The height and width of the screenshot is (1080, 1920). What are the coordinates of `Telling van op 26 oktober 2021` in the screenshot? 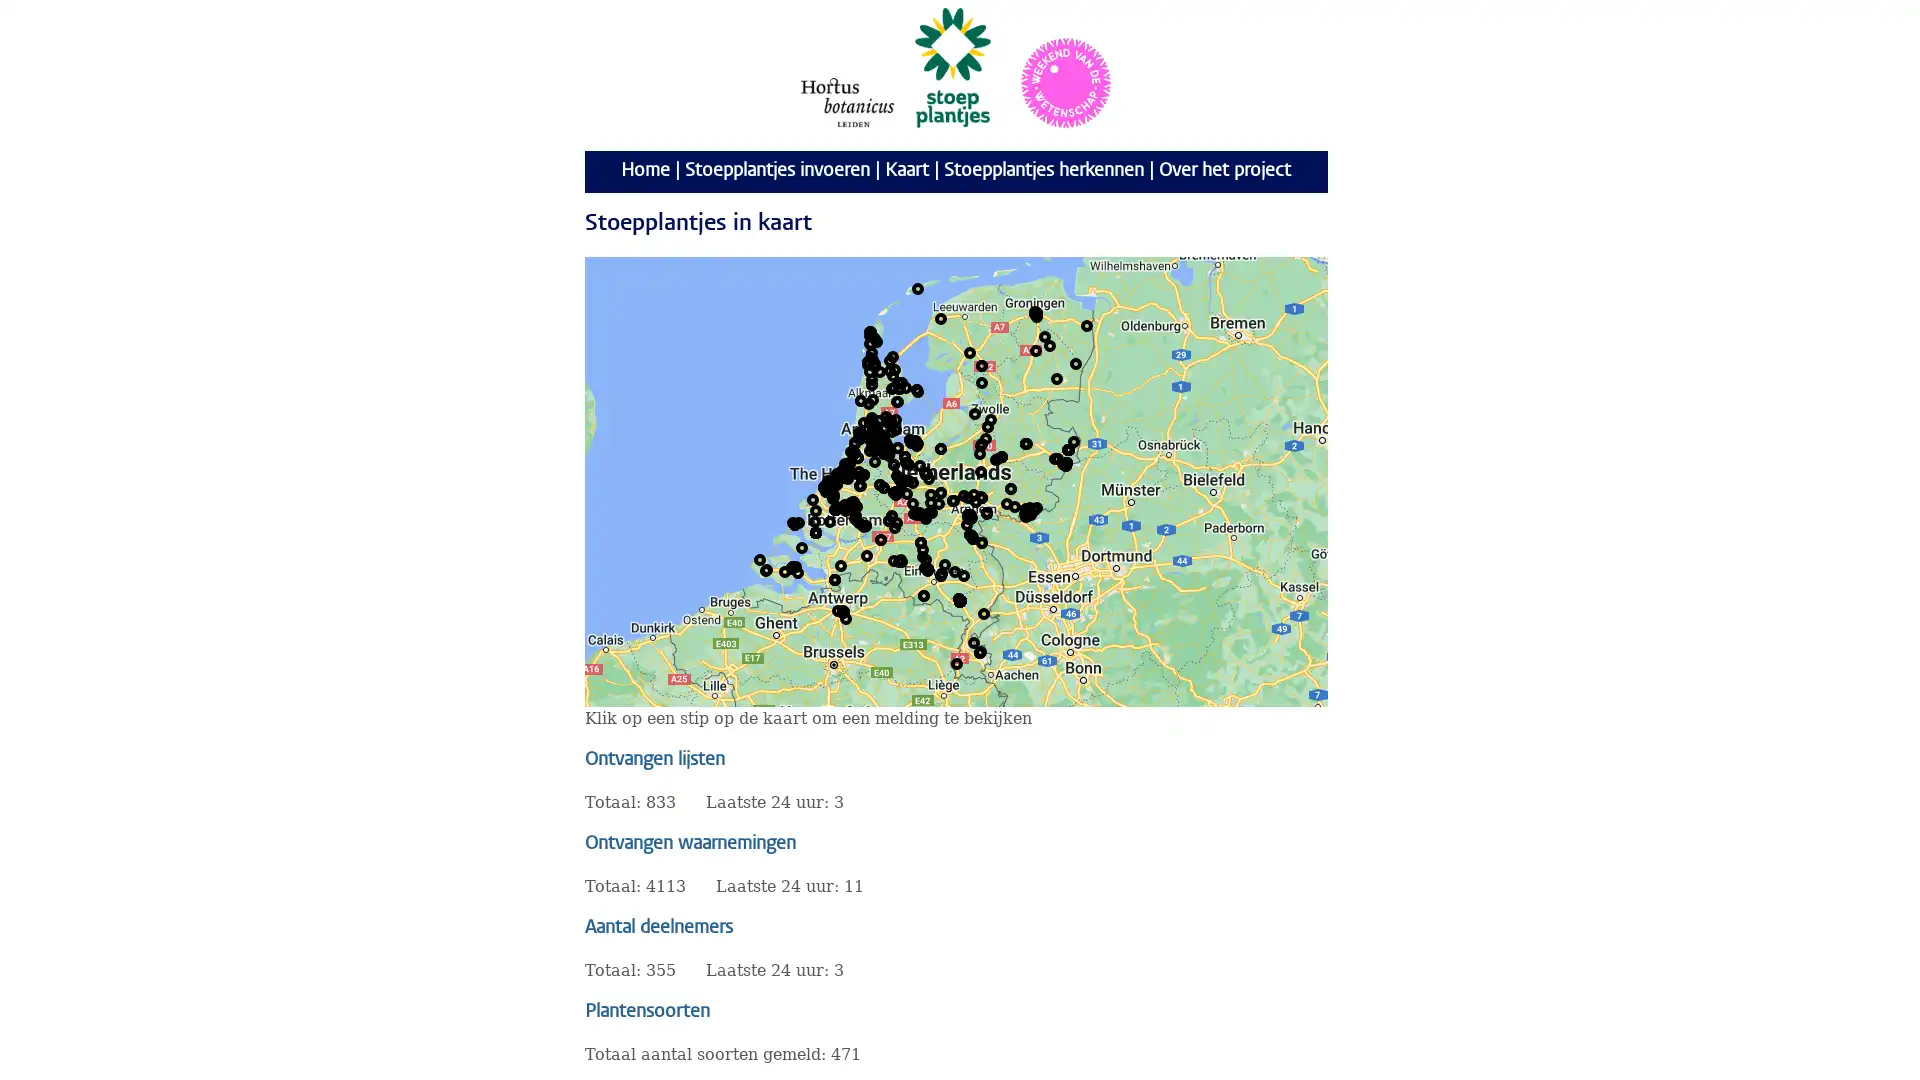 It's located at (878, 447).